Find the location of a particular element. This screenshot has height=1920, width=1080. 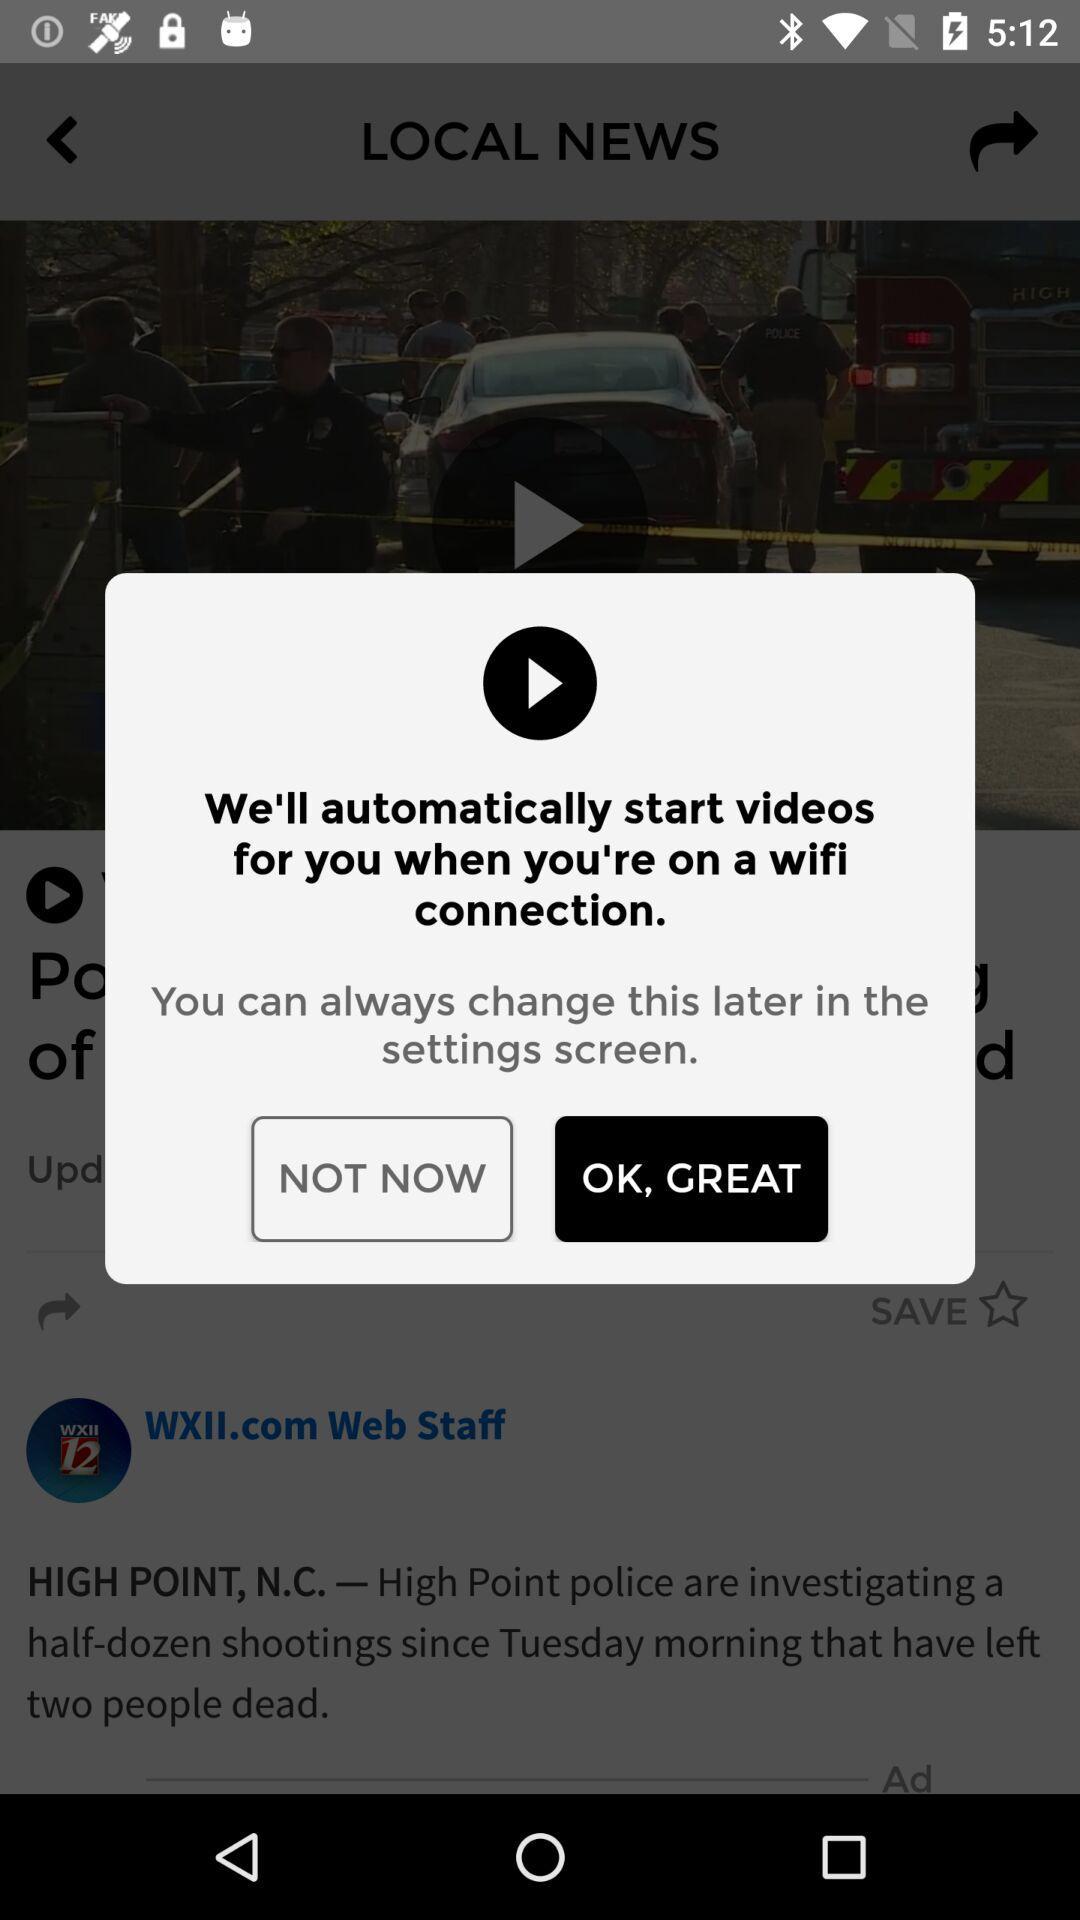

the redo icon is located at coordinates (1003, 140).